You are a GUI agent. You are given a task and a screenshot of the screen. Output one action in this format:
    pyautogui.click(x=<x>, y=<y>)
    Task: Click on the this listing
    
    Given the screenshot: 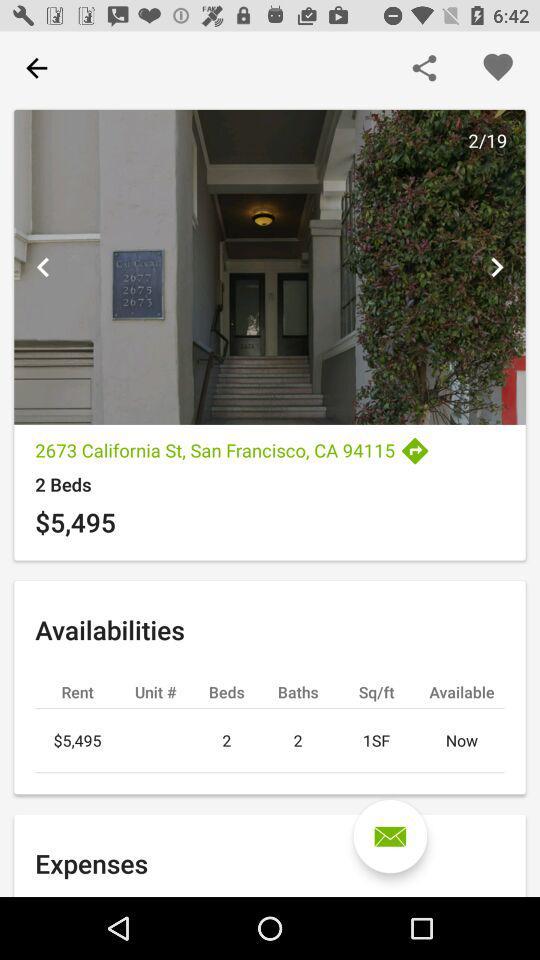 What is the action you would take?
    pyautogui.click(x=496, y=68)
    